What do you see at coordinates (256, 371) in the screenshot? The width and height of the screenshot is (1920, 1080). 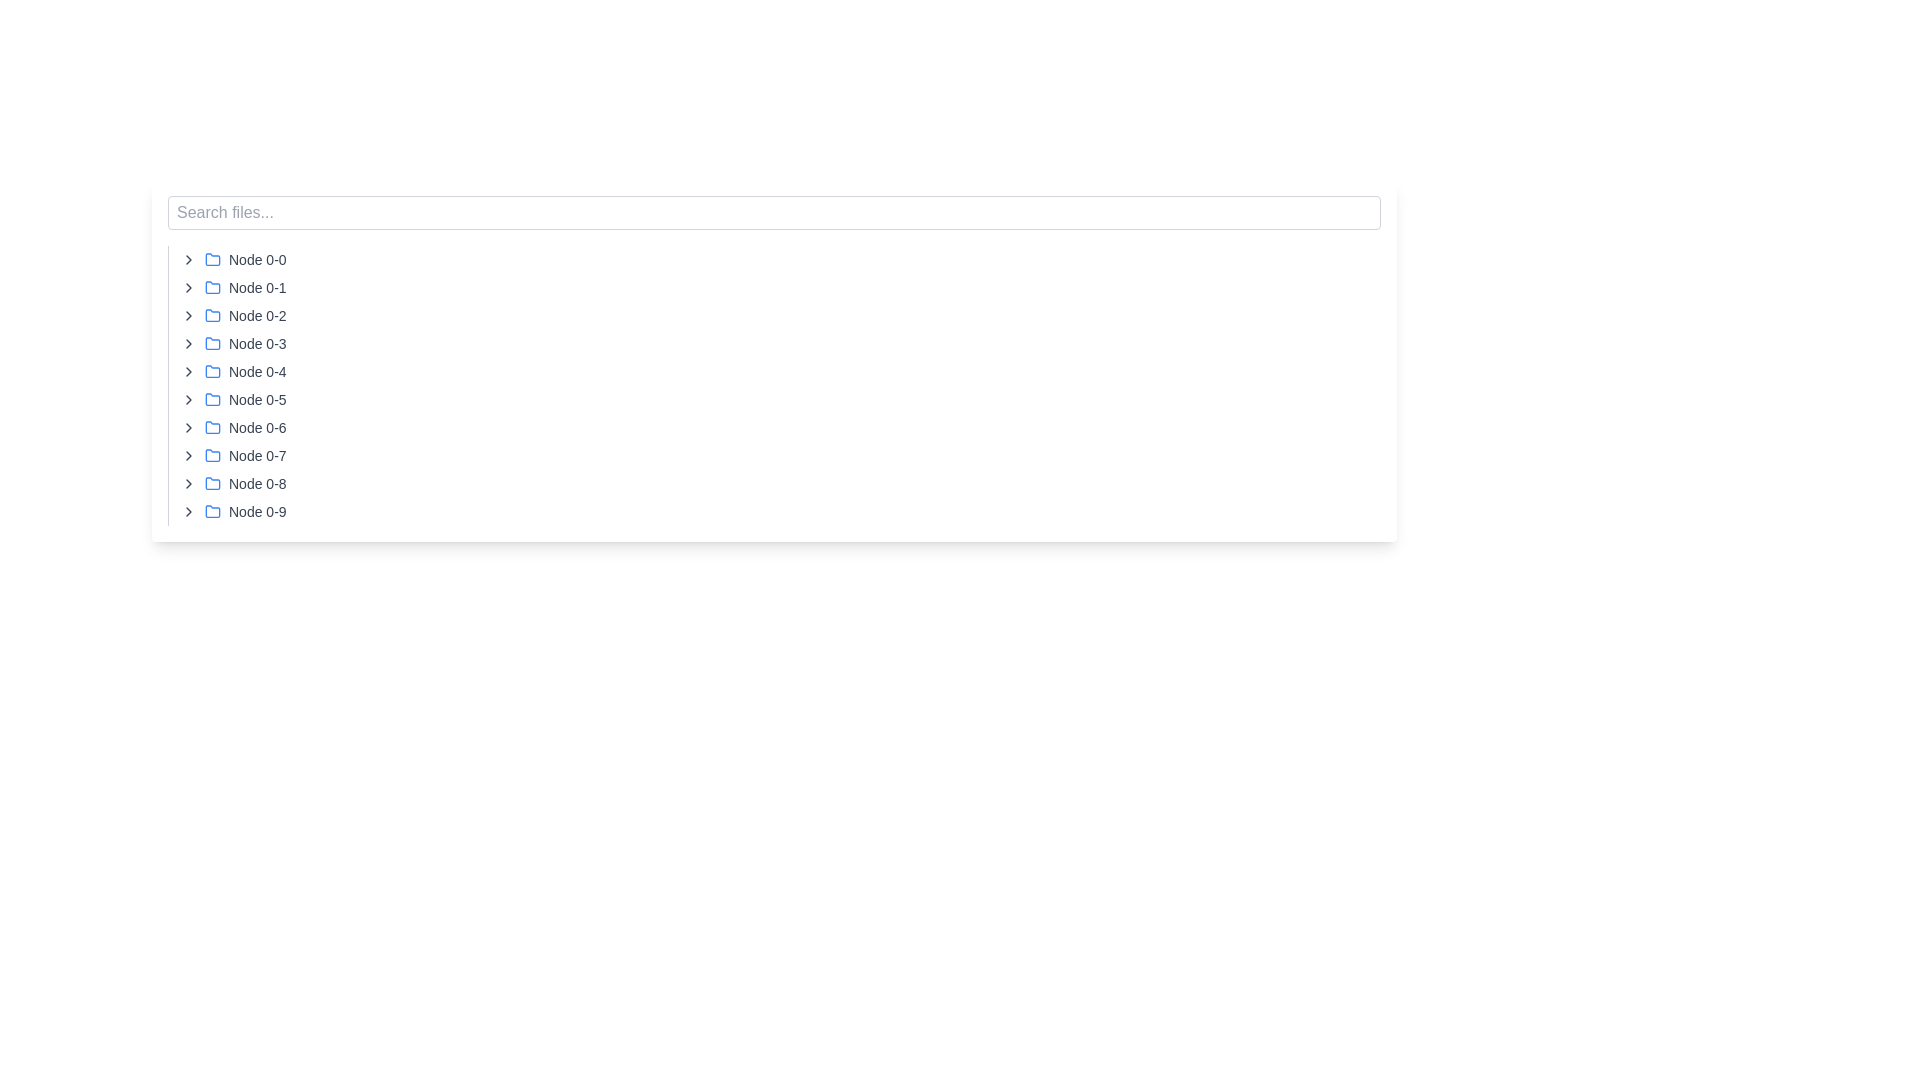 I see `the fifth text label in the vertical list` at bounding box center [256, 371].